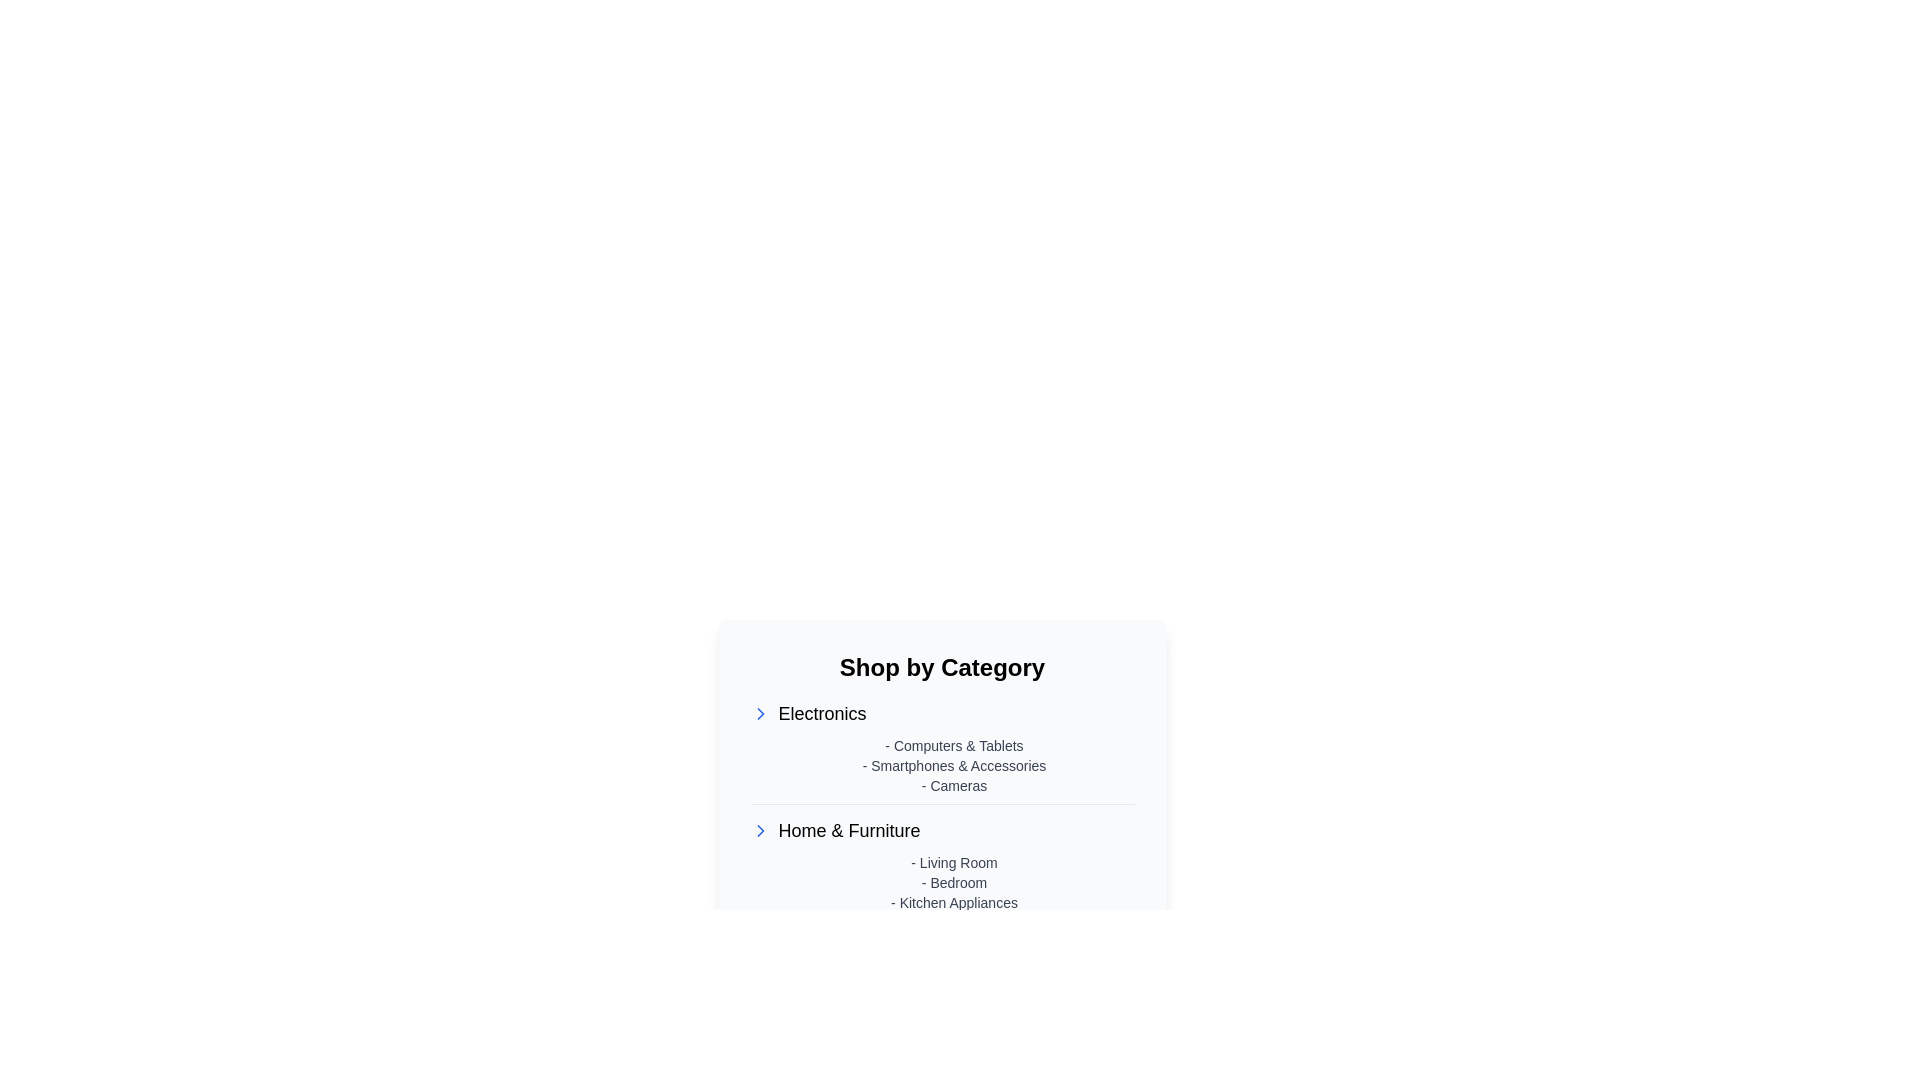 The image size is (1920, 1080). What do you see at coordinates (759, 712) in the screenshot?
I see `the Chevron Right icon located to the left of the 'Electronics' text` at bounding box center [759, 712].